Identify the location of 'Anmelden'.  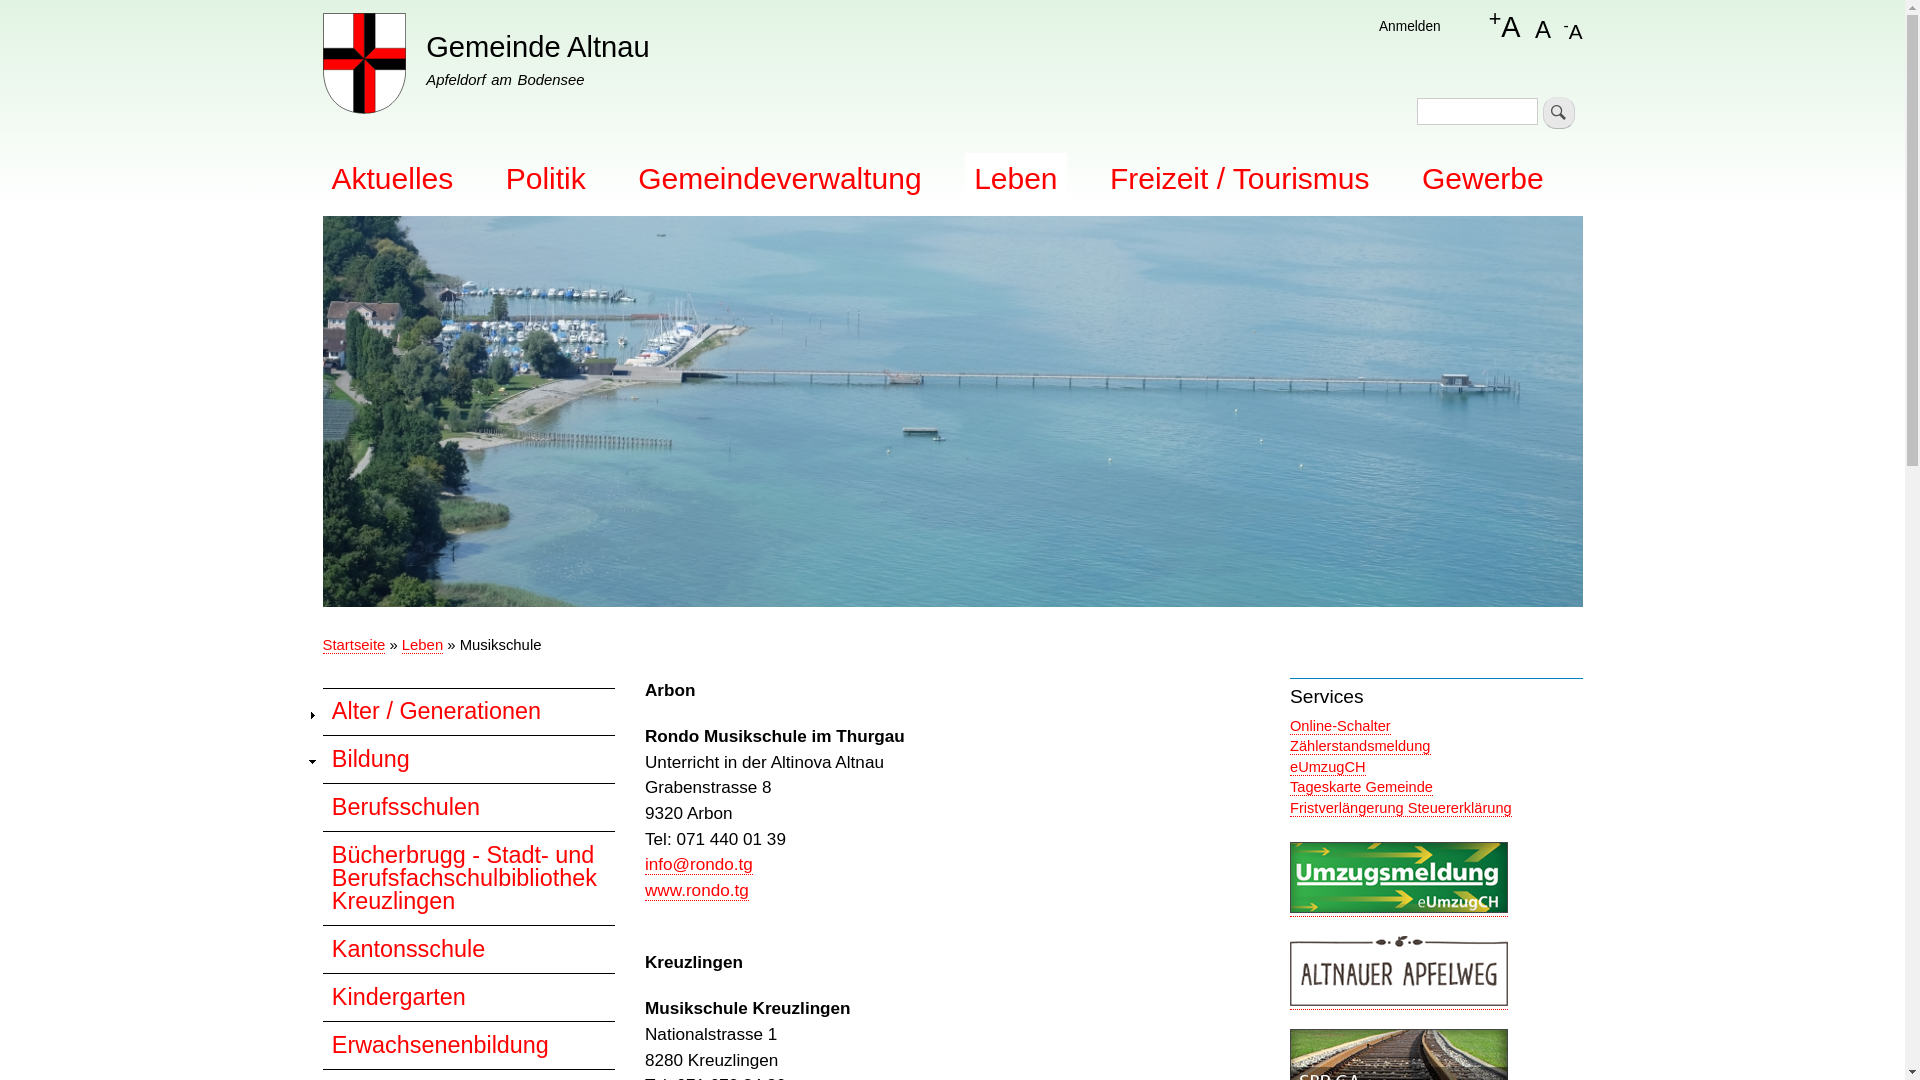
(1409, 26).